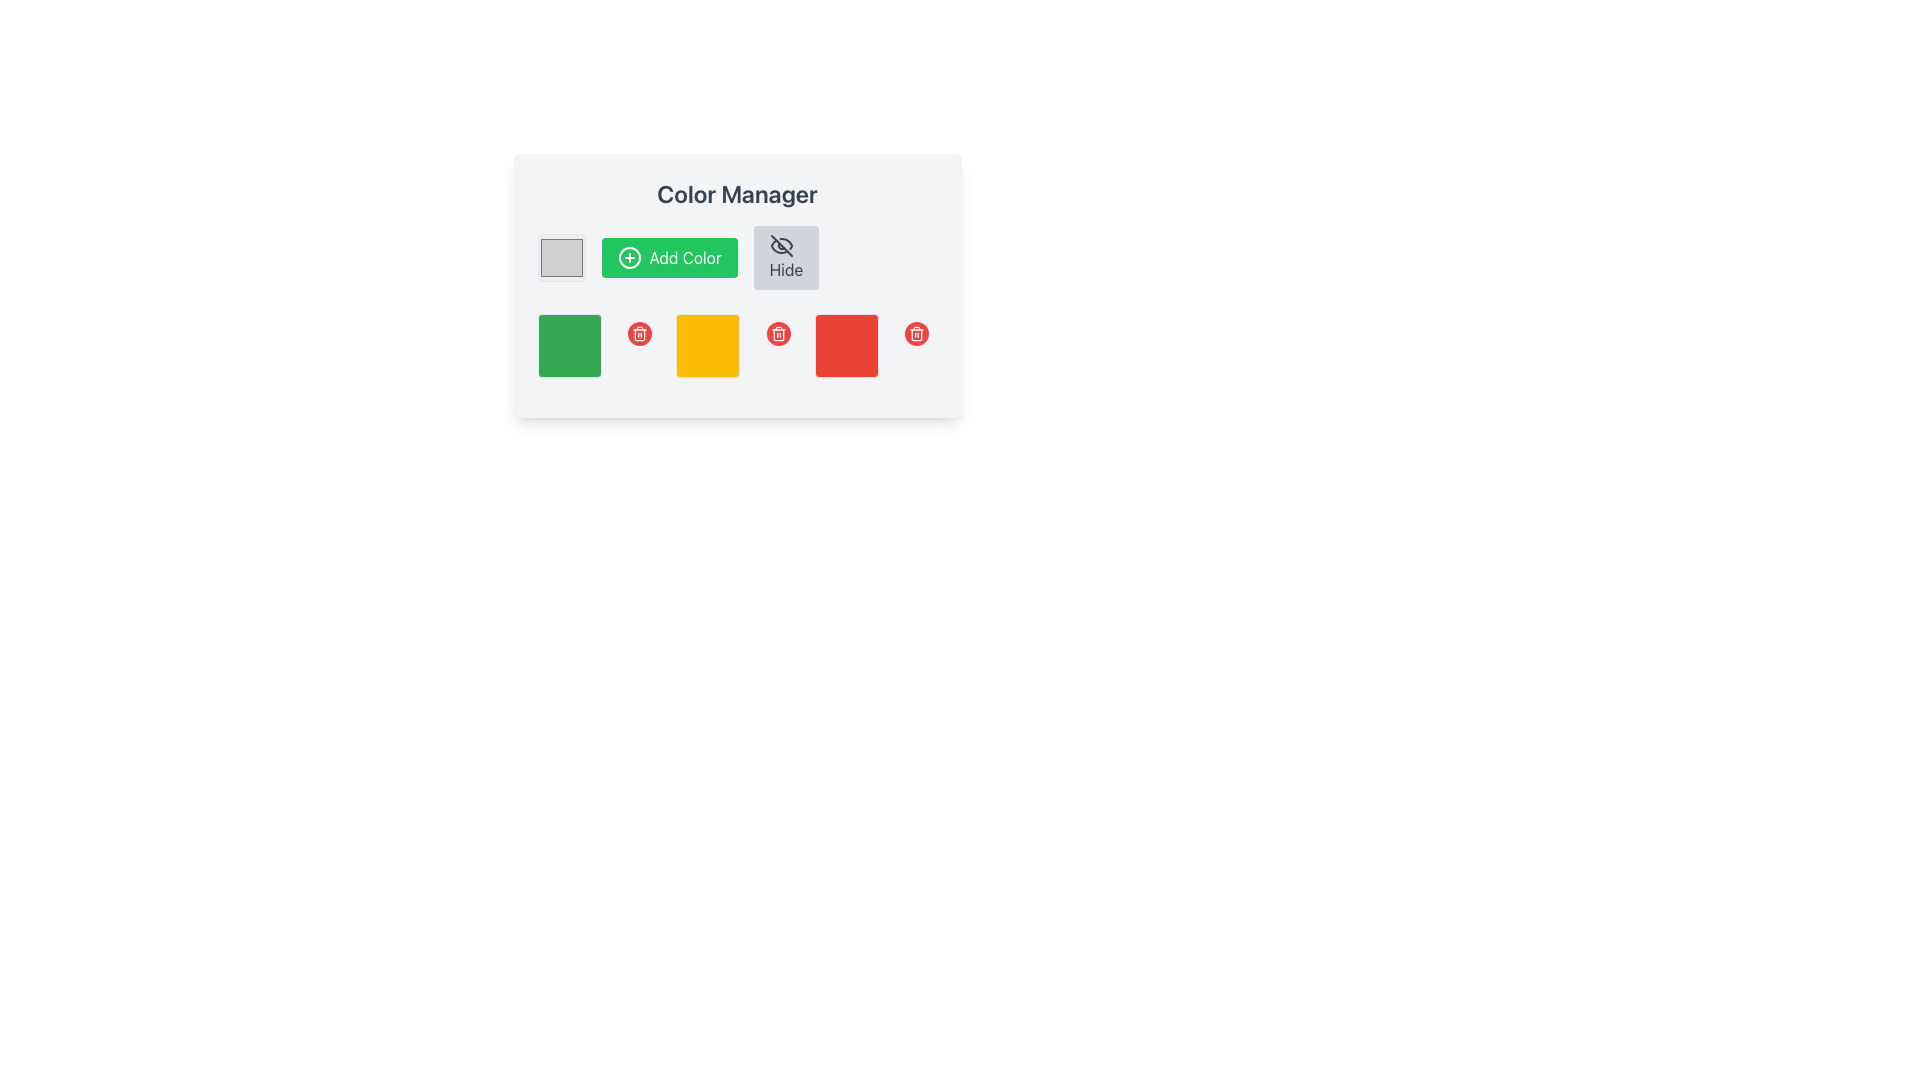 This screenshot has width=1920, height=1080. What do you see at coordinates (736, 345) in the screenshot?
I see `the yellow Color display block, which is the middle item in a horizontal grid of three elements` at bounding box center [736, 345].